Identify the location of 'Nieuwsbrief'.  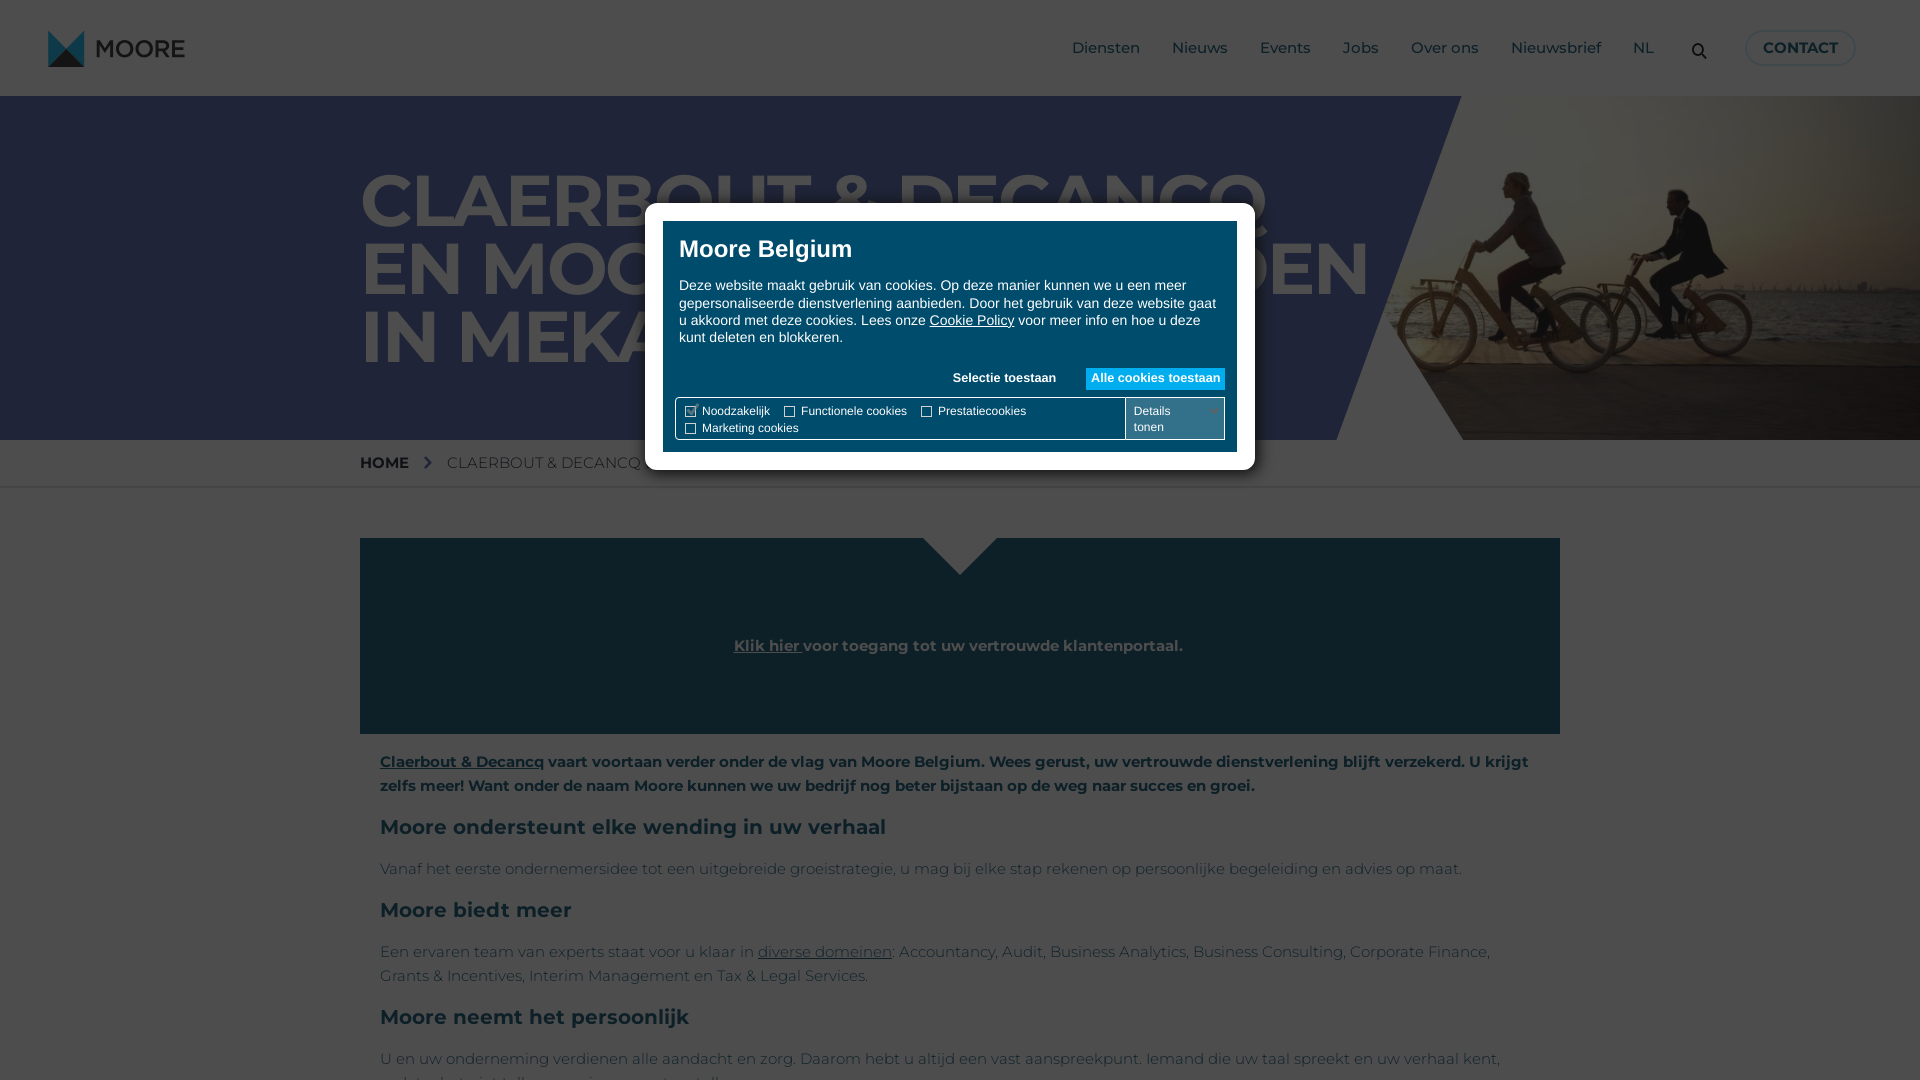
(1554, 46).